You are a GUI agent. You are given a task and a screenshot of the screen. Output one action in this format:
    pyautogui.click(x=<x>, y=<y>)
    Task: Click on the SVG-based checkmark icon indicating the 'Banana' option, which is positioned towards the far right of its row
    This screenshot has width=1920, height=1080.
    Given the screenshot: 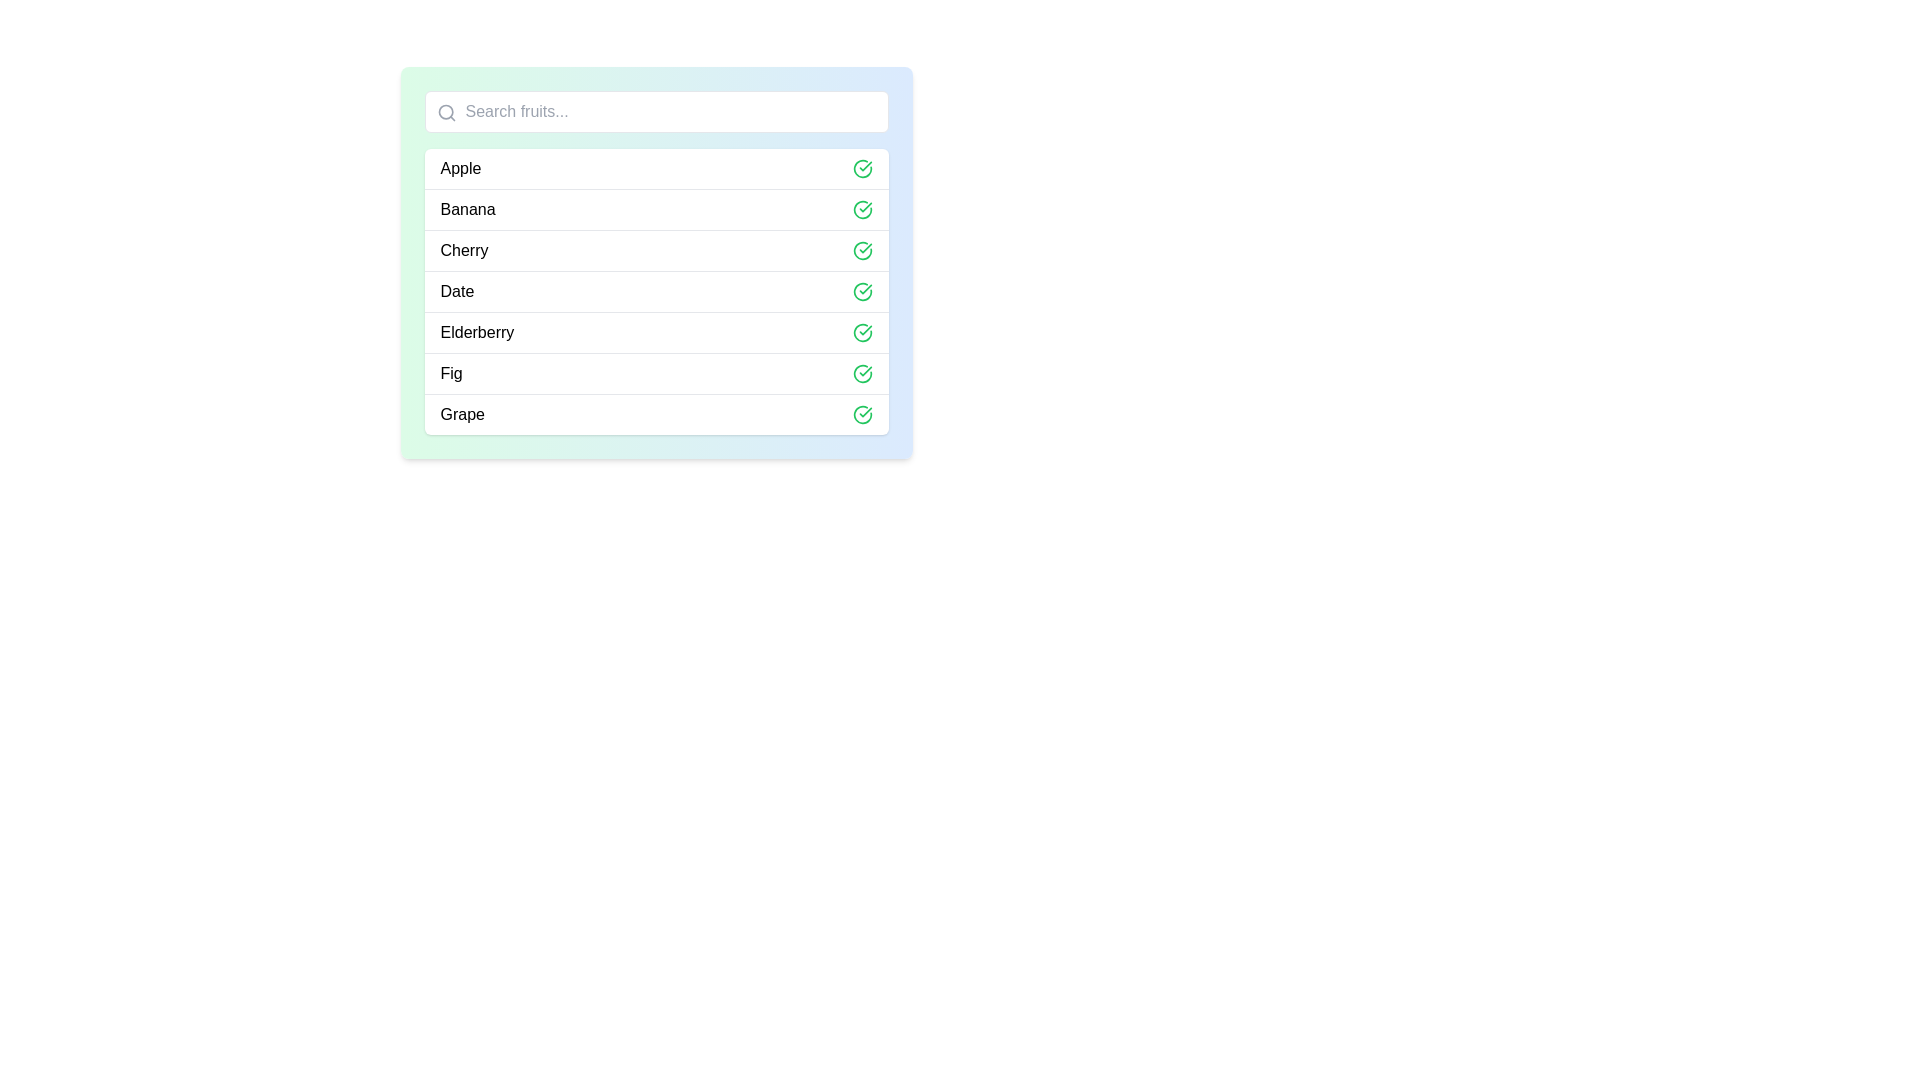 What is the action you would take?
    pyautogui.click(x=862, y=209)
    